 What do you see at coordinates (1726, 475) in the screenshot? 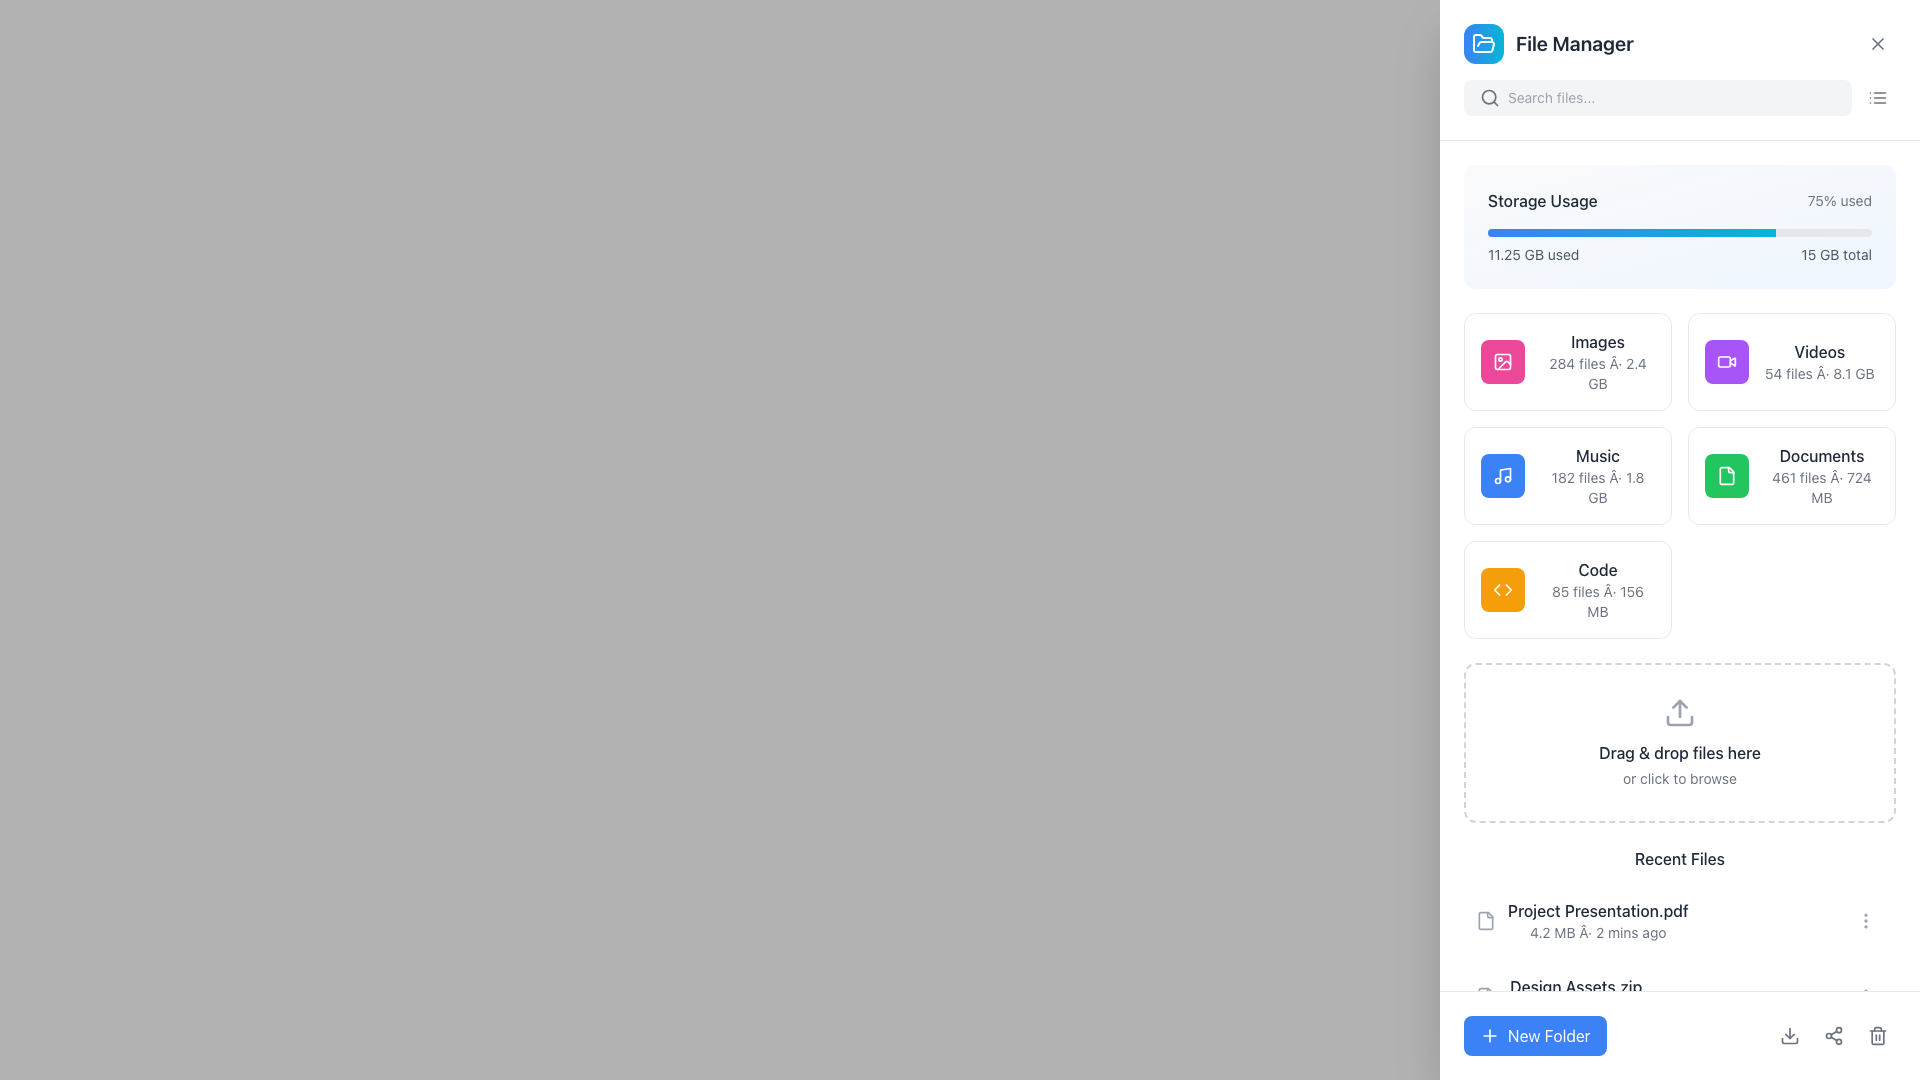
I see `the file icon with rounded edges, styled in white, located within the green square area in the 'Documents' section of the dashboard` at bounding box center [1726, 475].